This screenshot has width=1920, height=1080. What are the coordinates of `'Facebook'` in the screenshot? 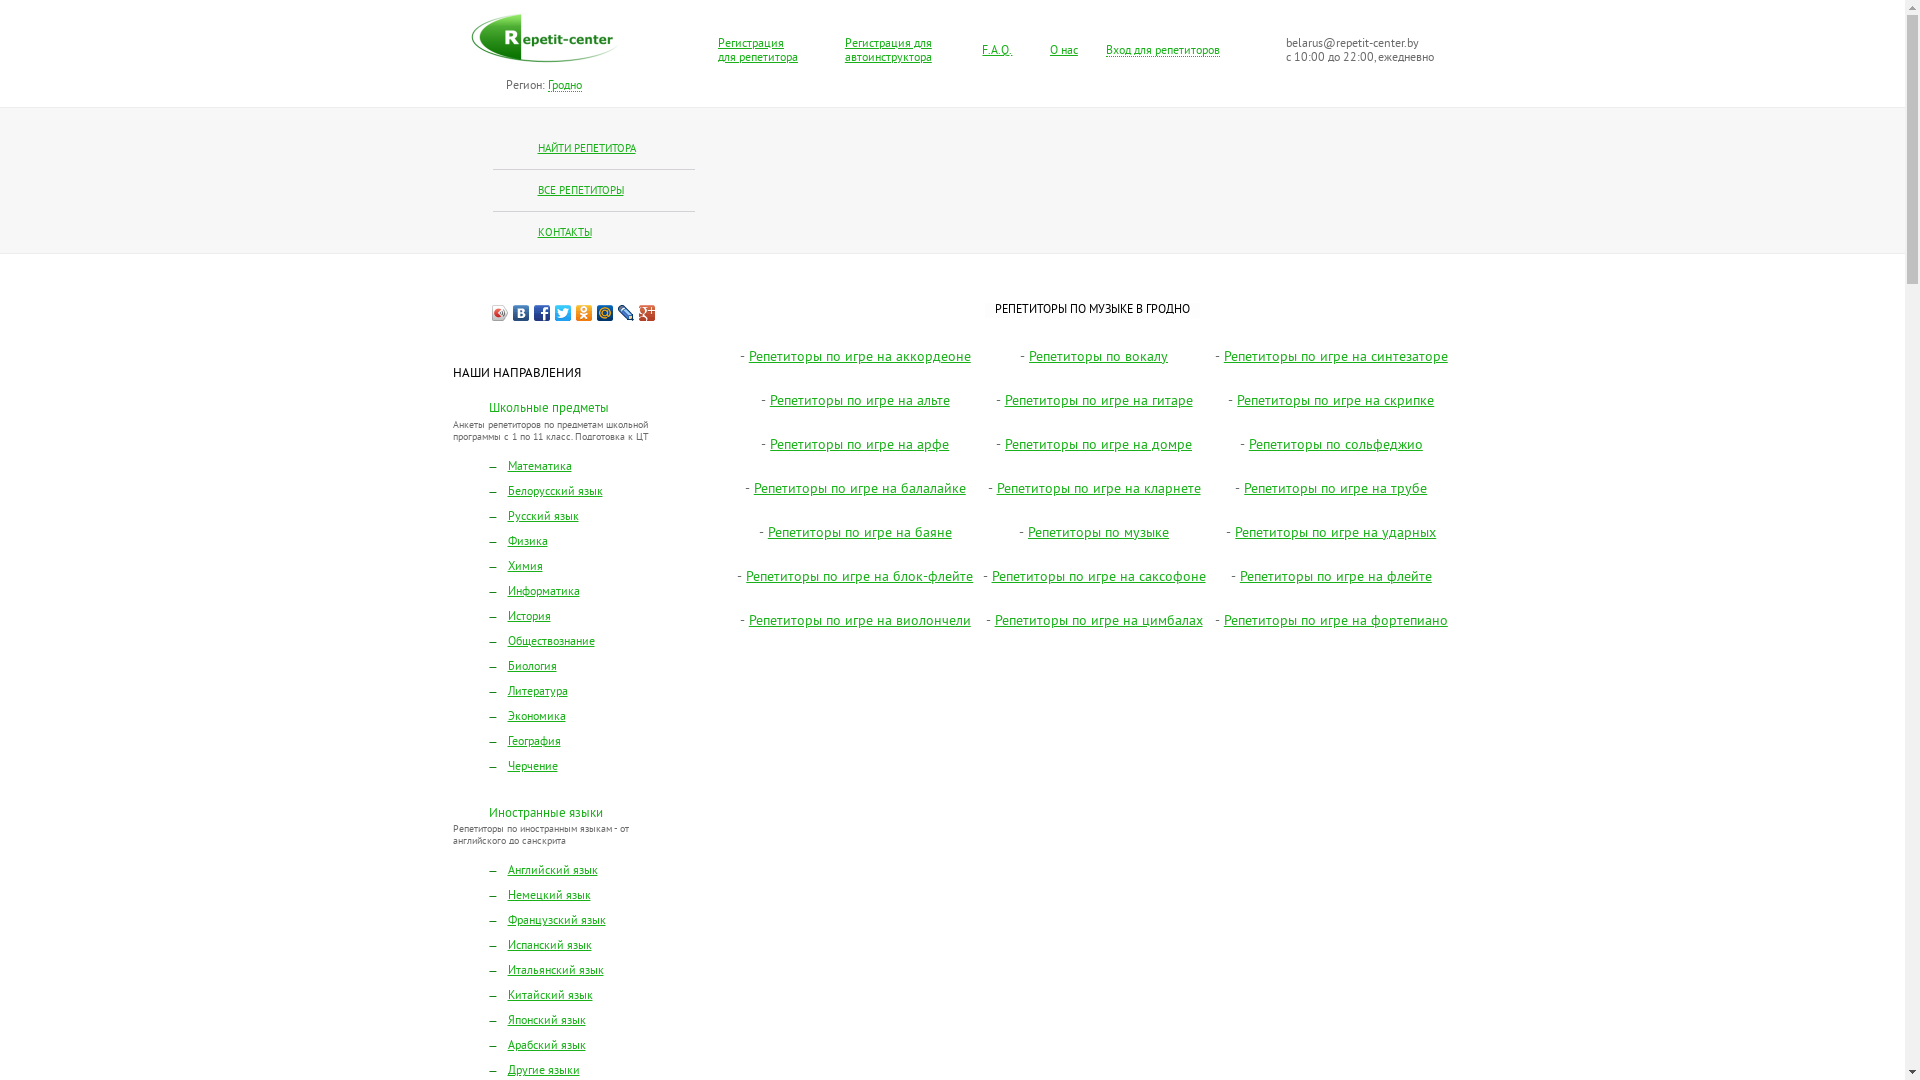 It's located at (542, 312).